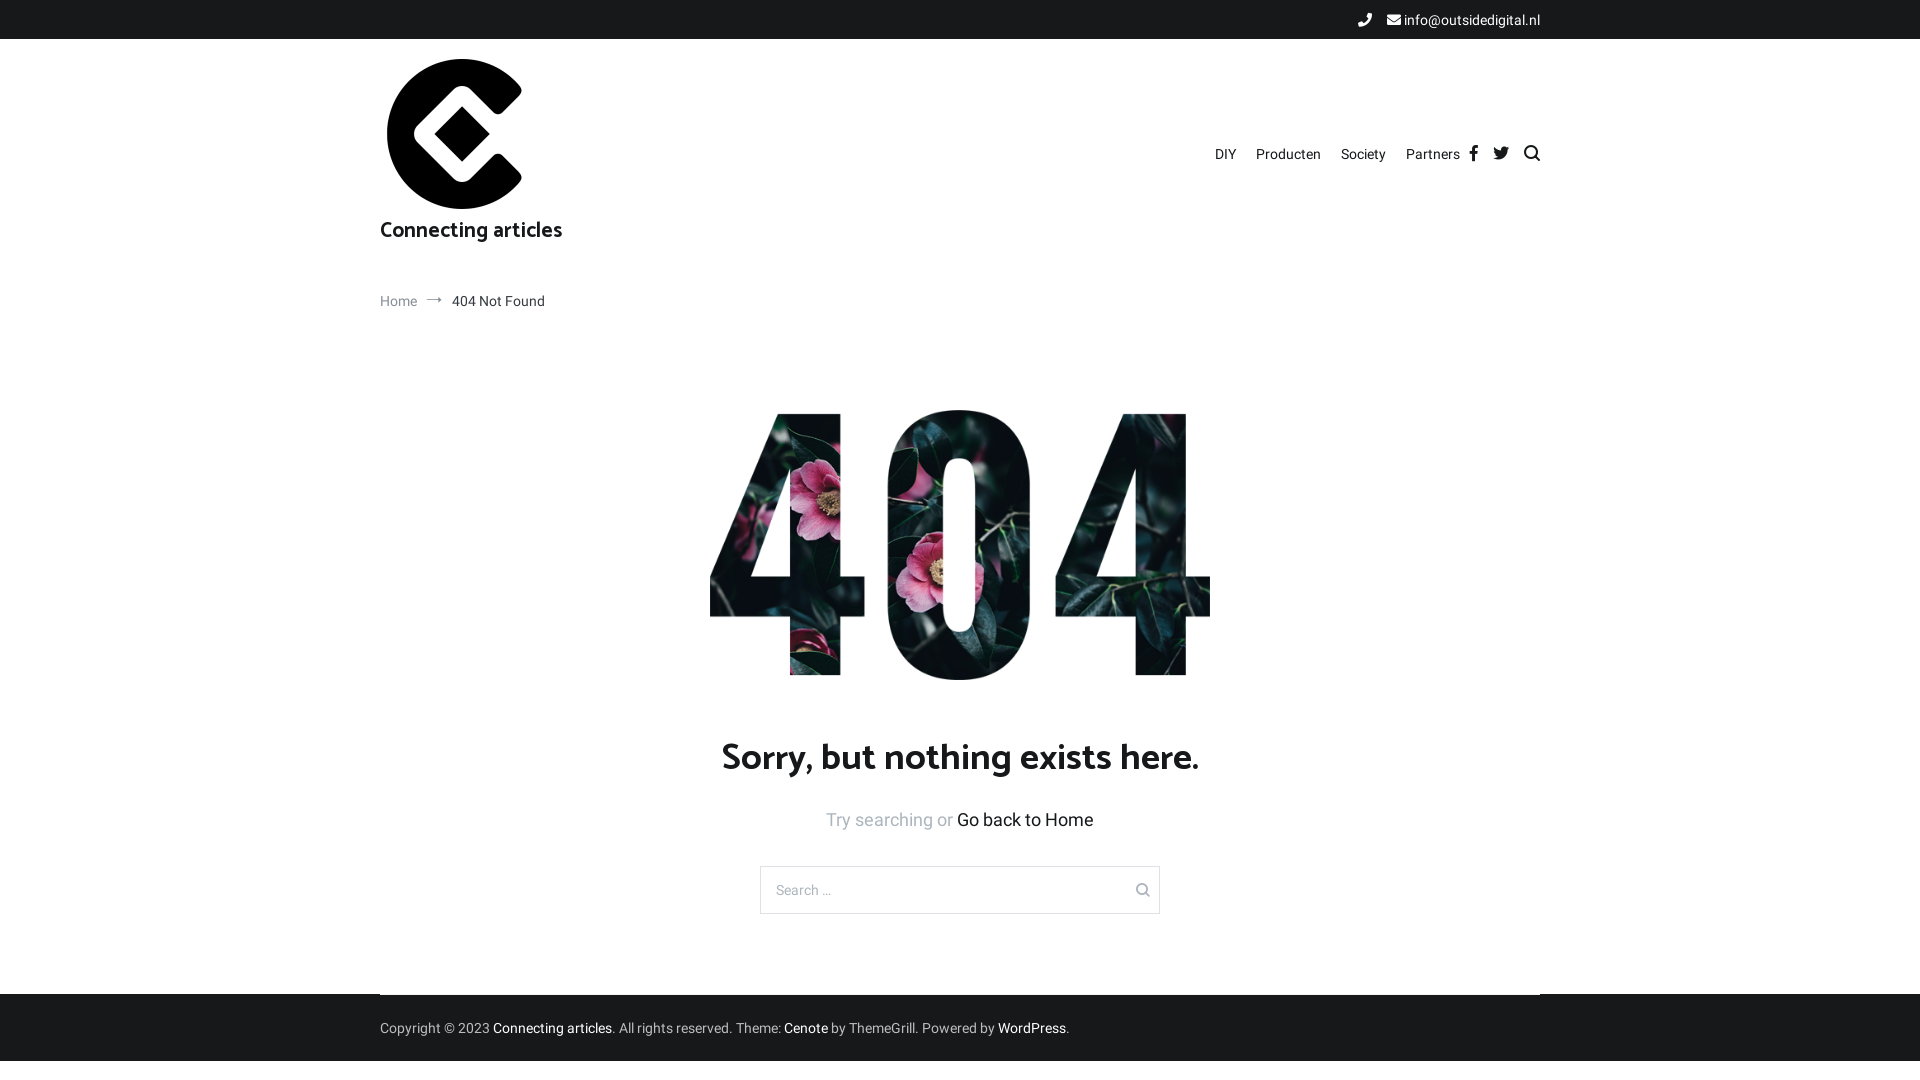 The width and height of the screenshot is (1920, 1080). I want to click on 'info@outsidedigital.nl', so click(1463, 19).